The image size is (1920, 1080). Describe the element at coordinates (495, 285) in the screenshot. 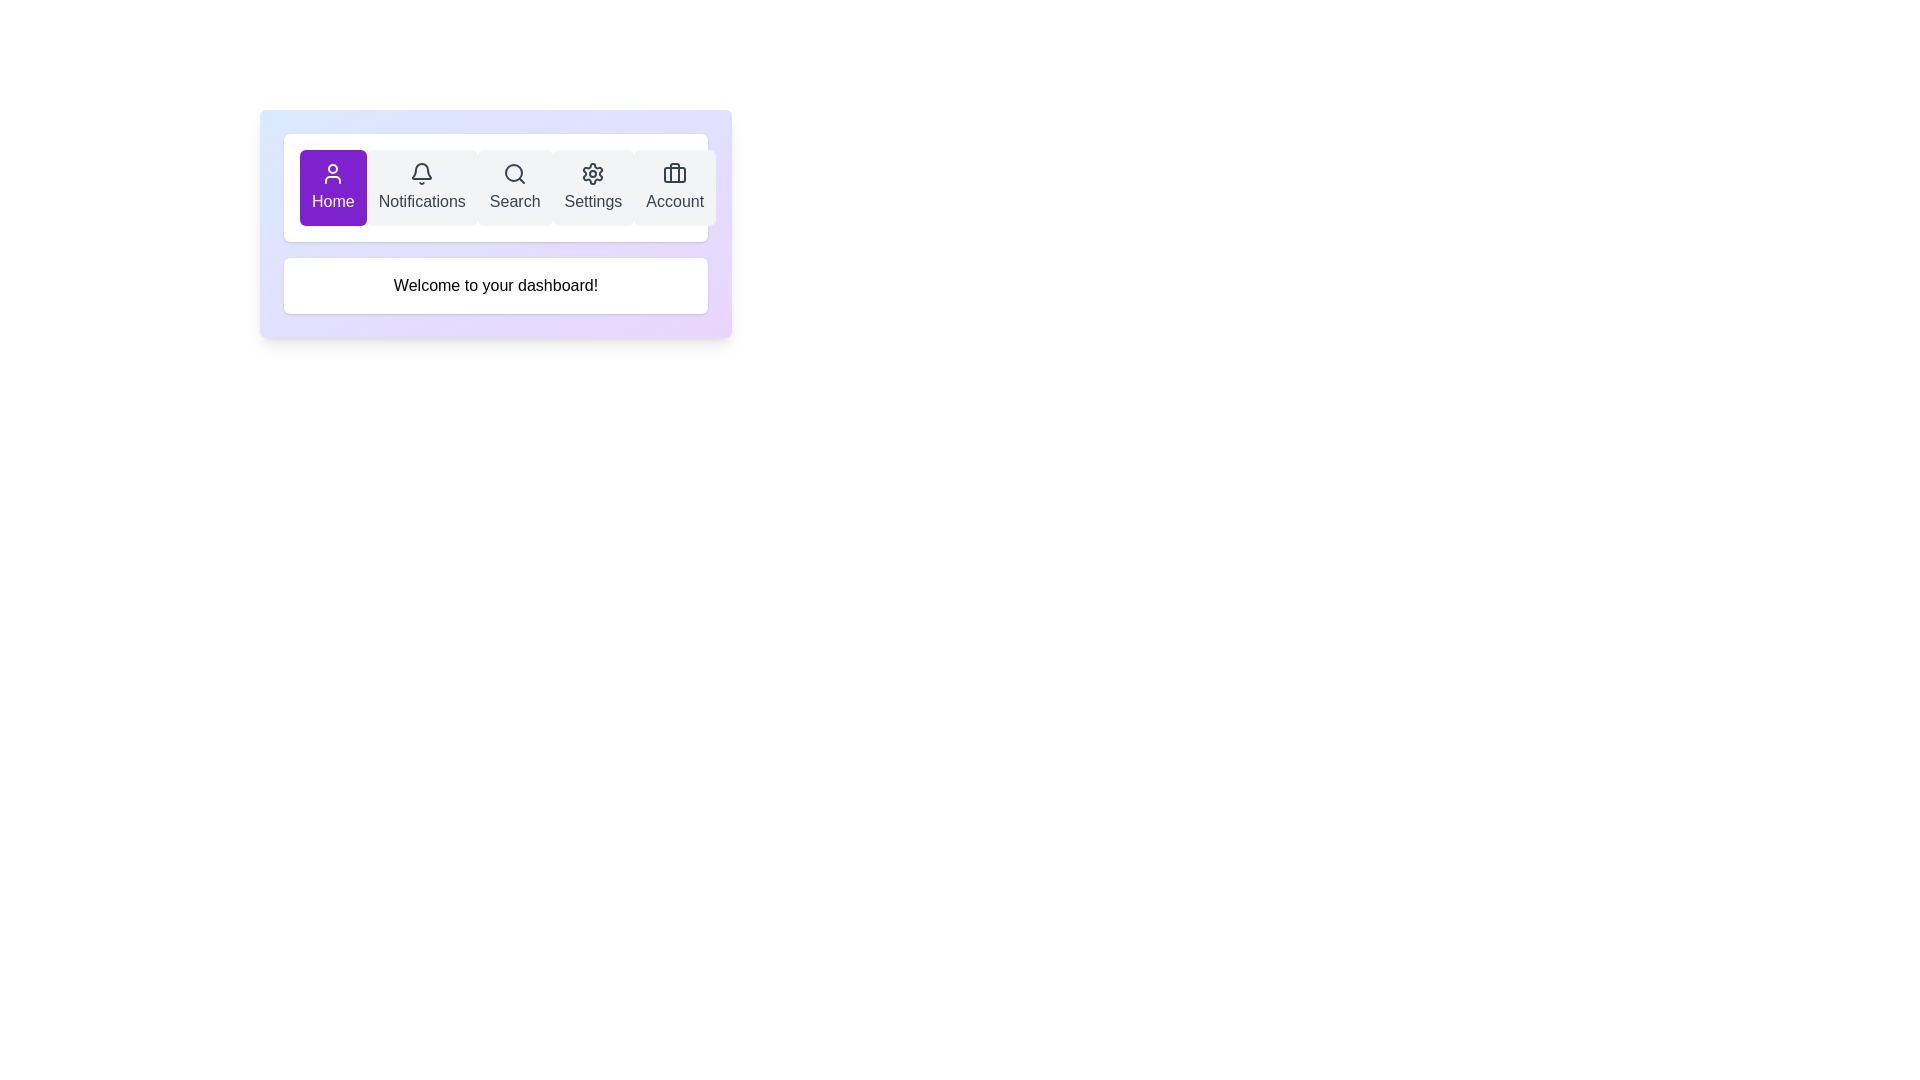

I see `the text label displaying 'Welcome to your dashboard!' which is centered within a white rounded rectangle card` at that location.